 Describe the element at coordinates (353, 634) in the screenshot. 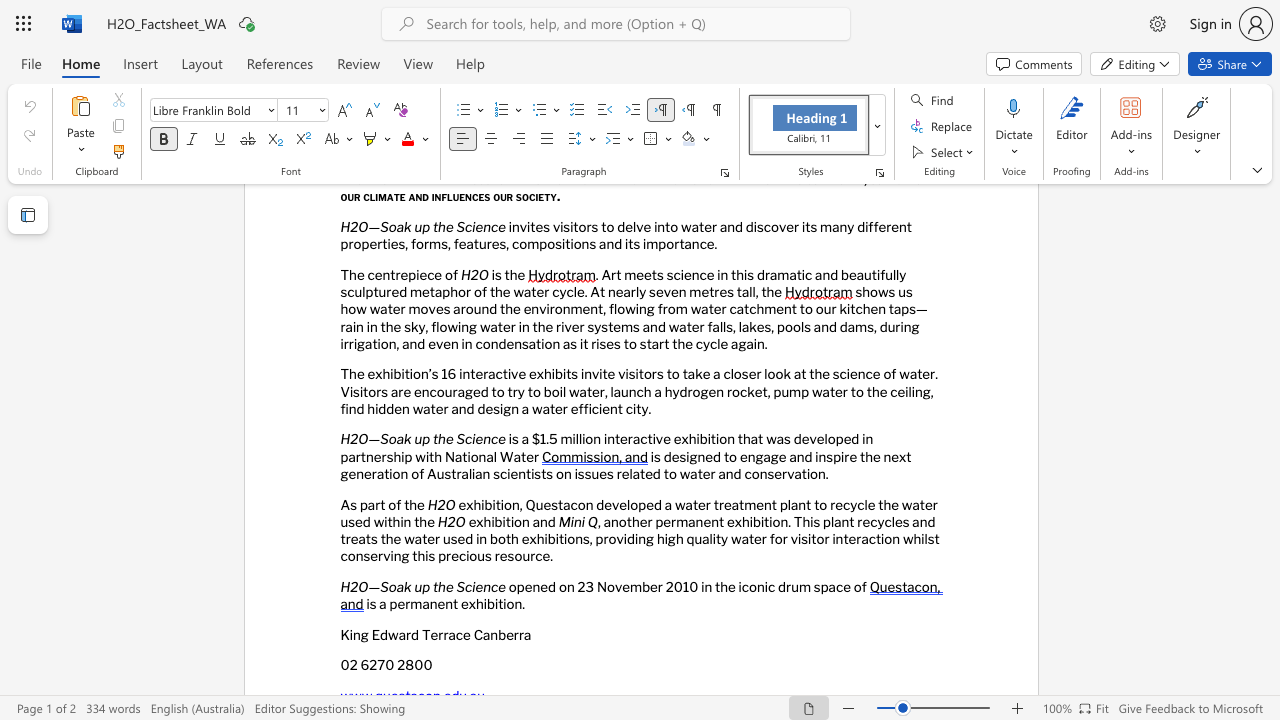

I see `the subset text "ng" within the text "King Edward Terrace Canberra"` at that location.